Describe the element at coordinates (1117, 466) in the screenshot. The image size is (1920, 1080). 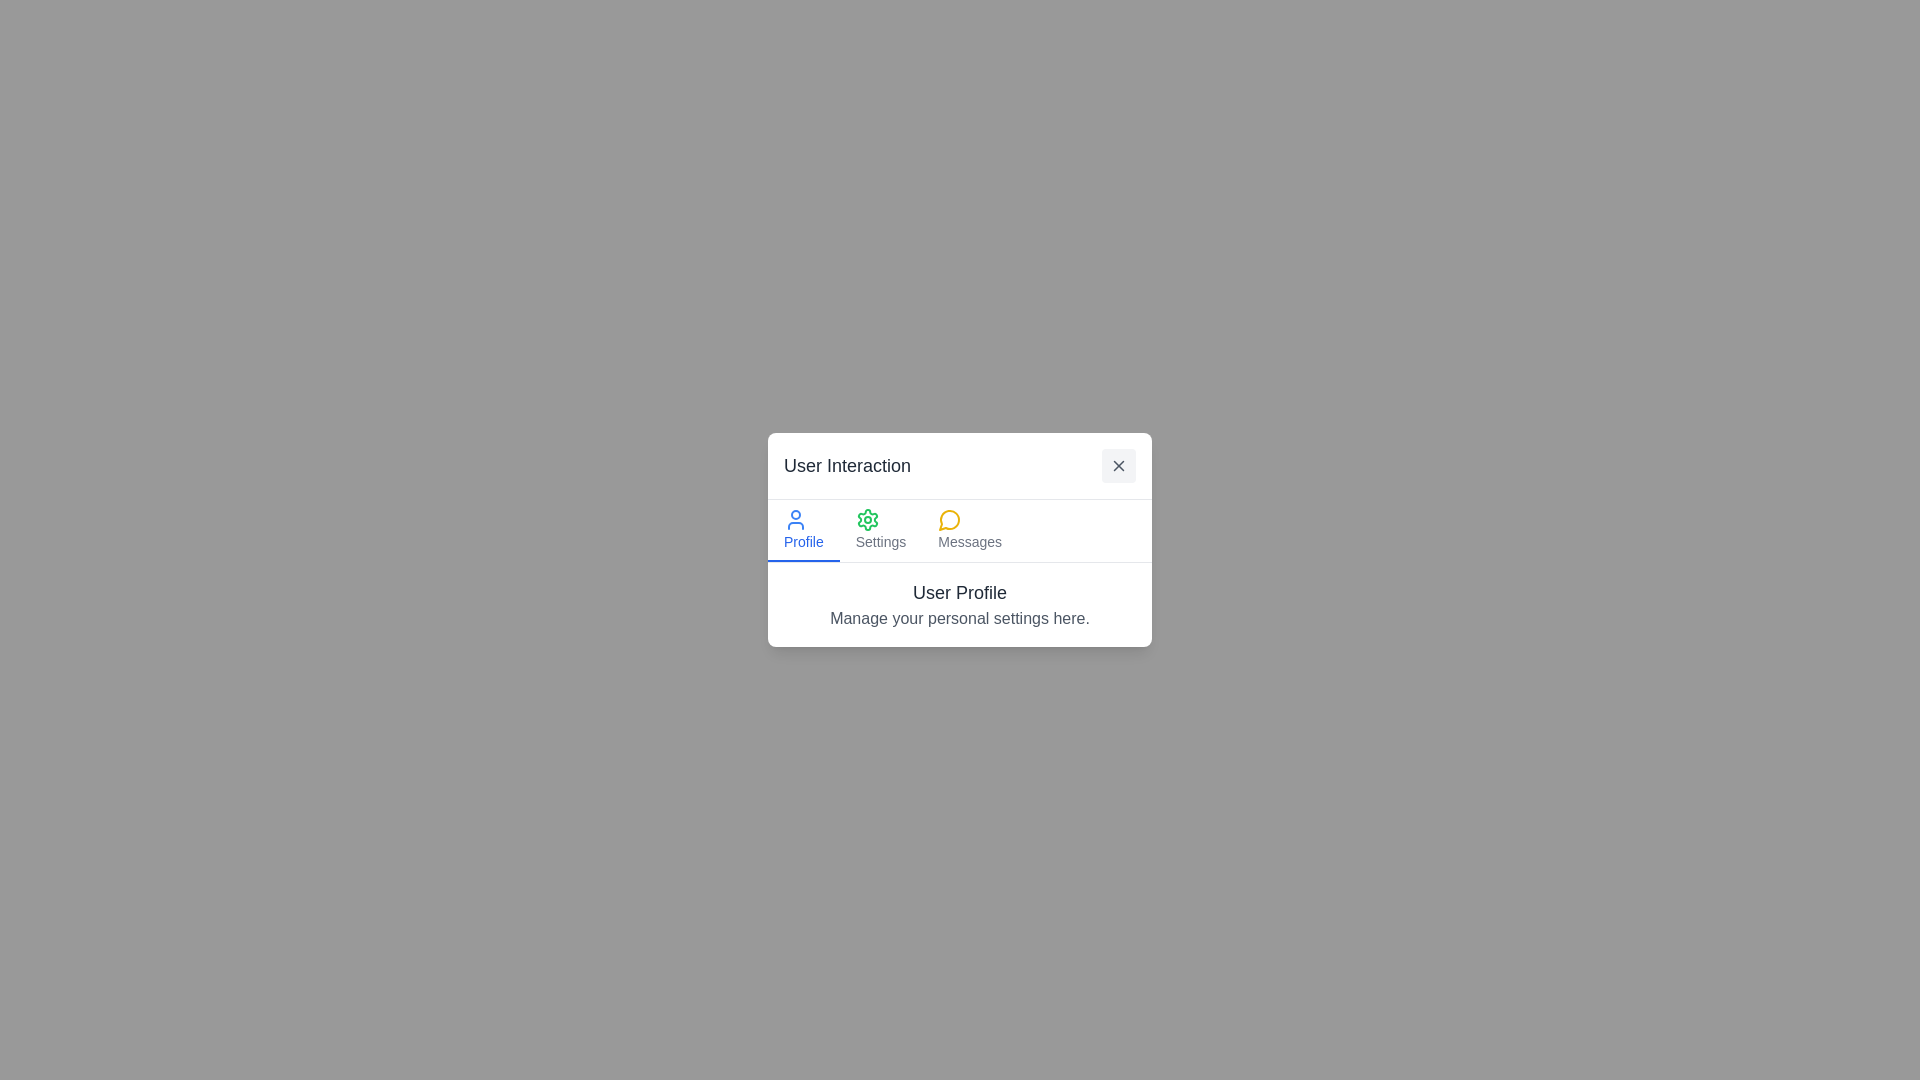
I see `the Close button located in the top right corner of the 'User Interaction' dialog` at that location.